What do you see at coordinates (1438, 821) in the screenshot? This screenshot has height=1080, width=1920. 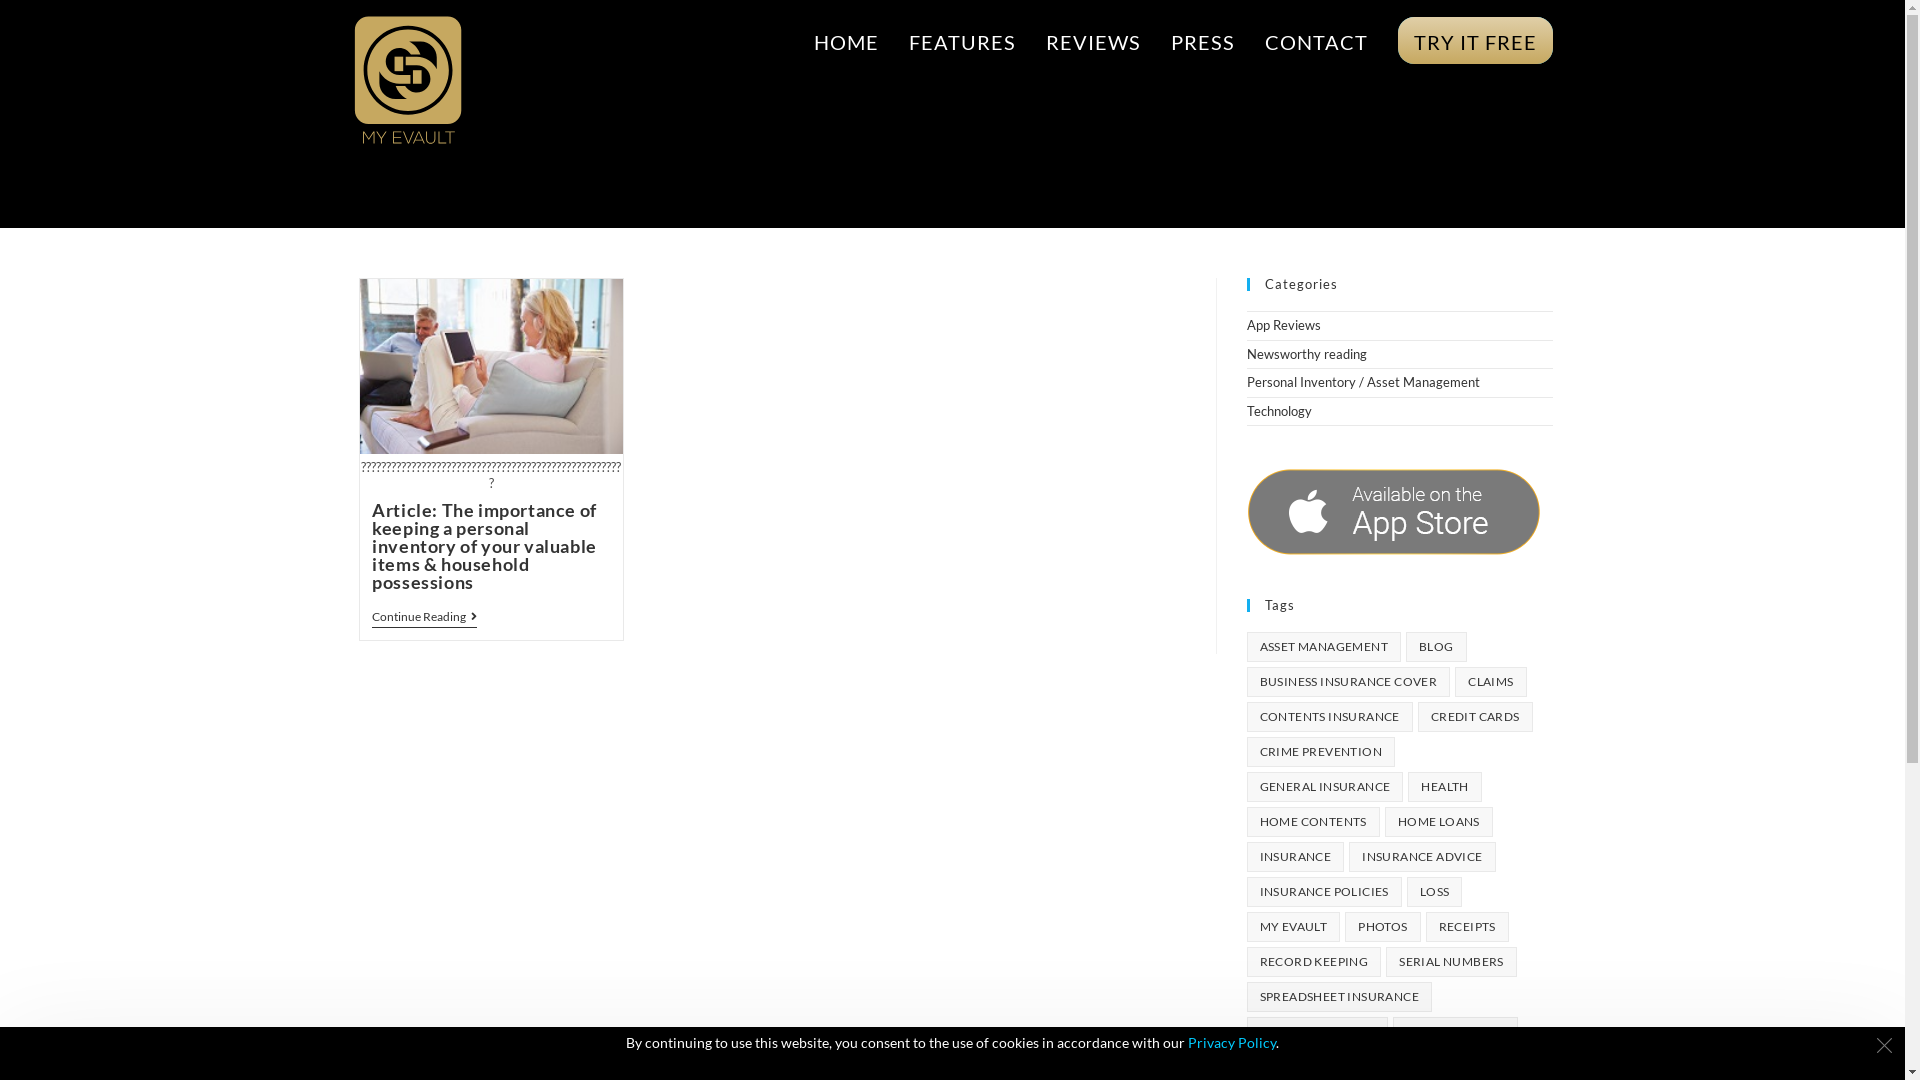 I see `'HOME LOANS'` at bounding box center [1438, 821].